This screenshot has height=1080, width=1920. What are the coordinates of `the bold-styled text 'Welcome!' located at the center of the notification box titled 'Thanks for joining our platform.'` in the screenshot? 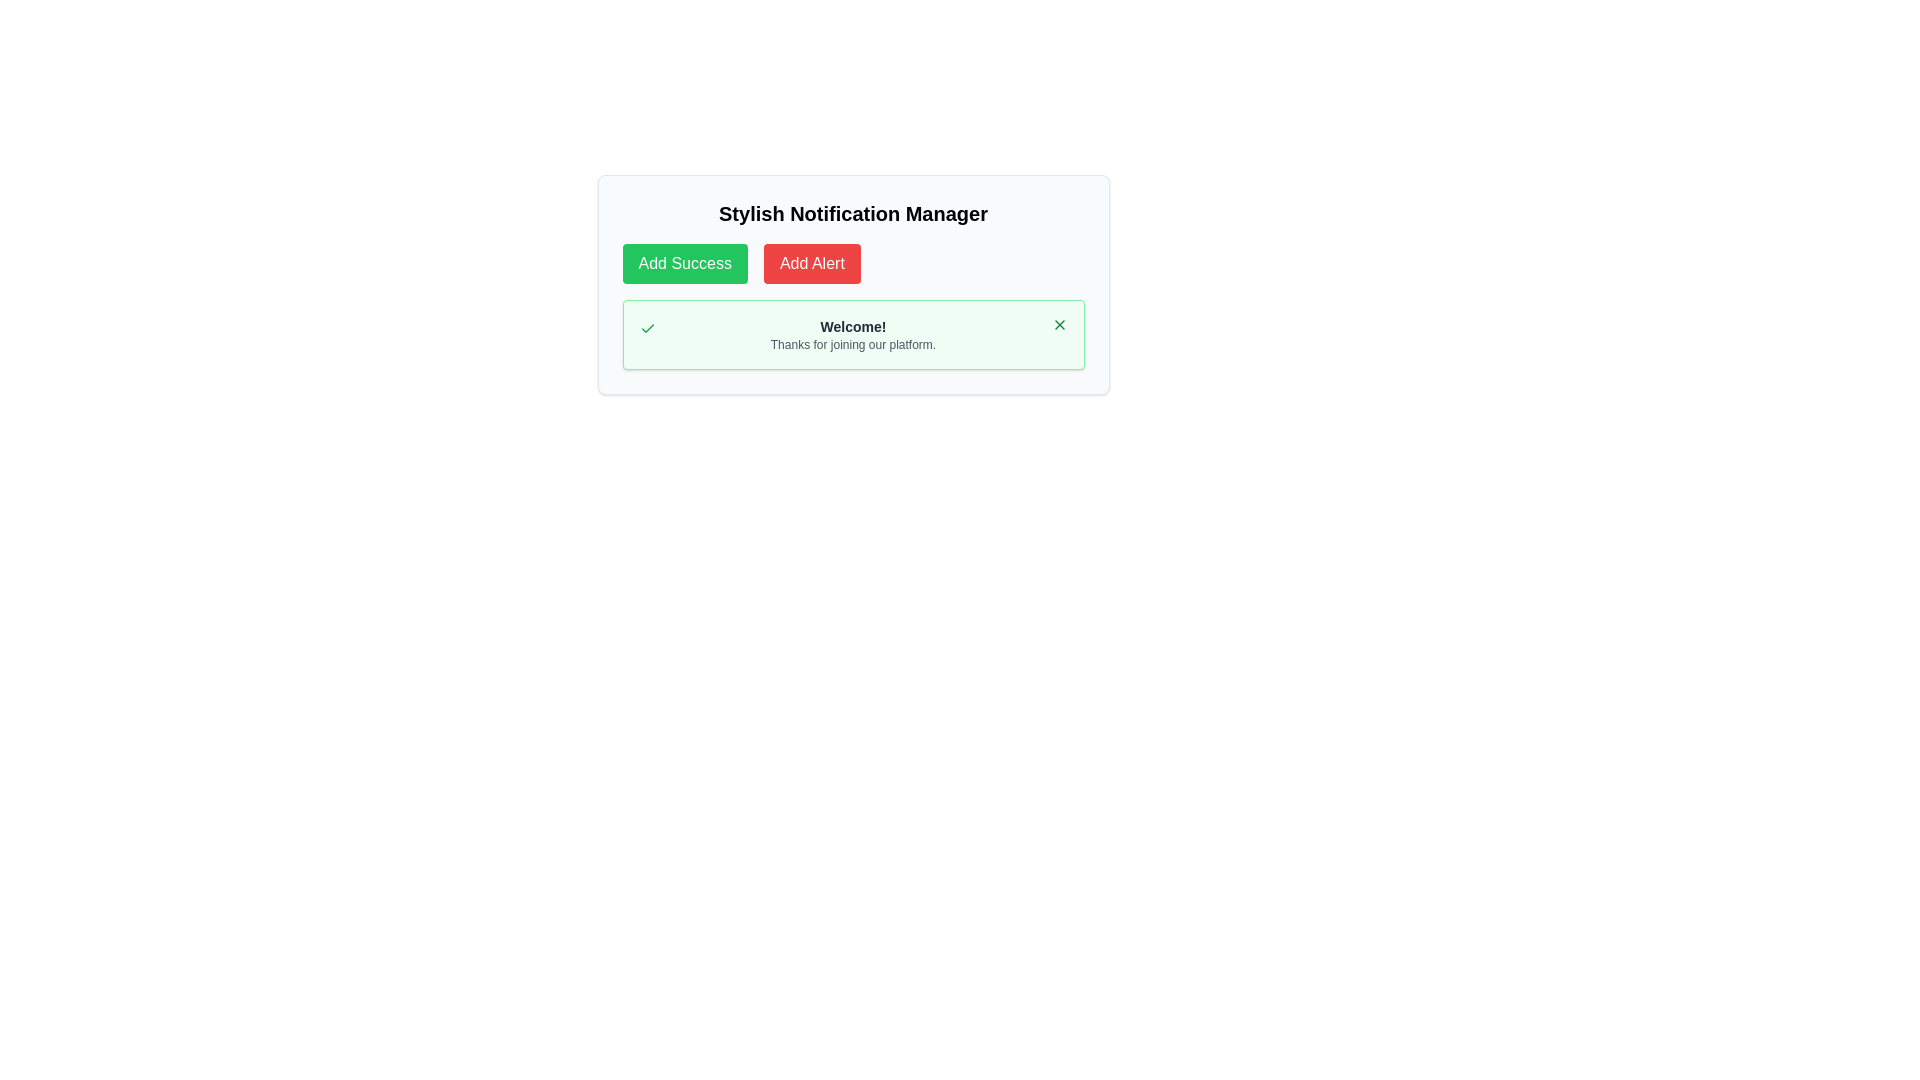 It's located at (853, 326).